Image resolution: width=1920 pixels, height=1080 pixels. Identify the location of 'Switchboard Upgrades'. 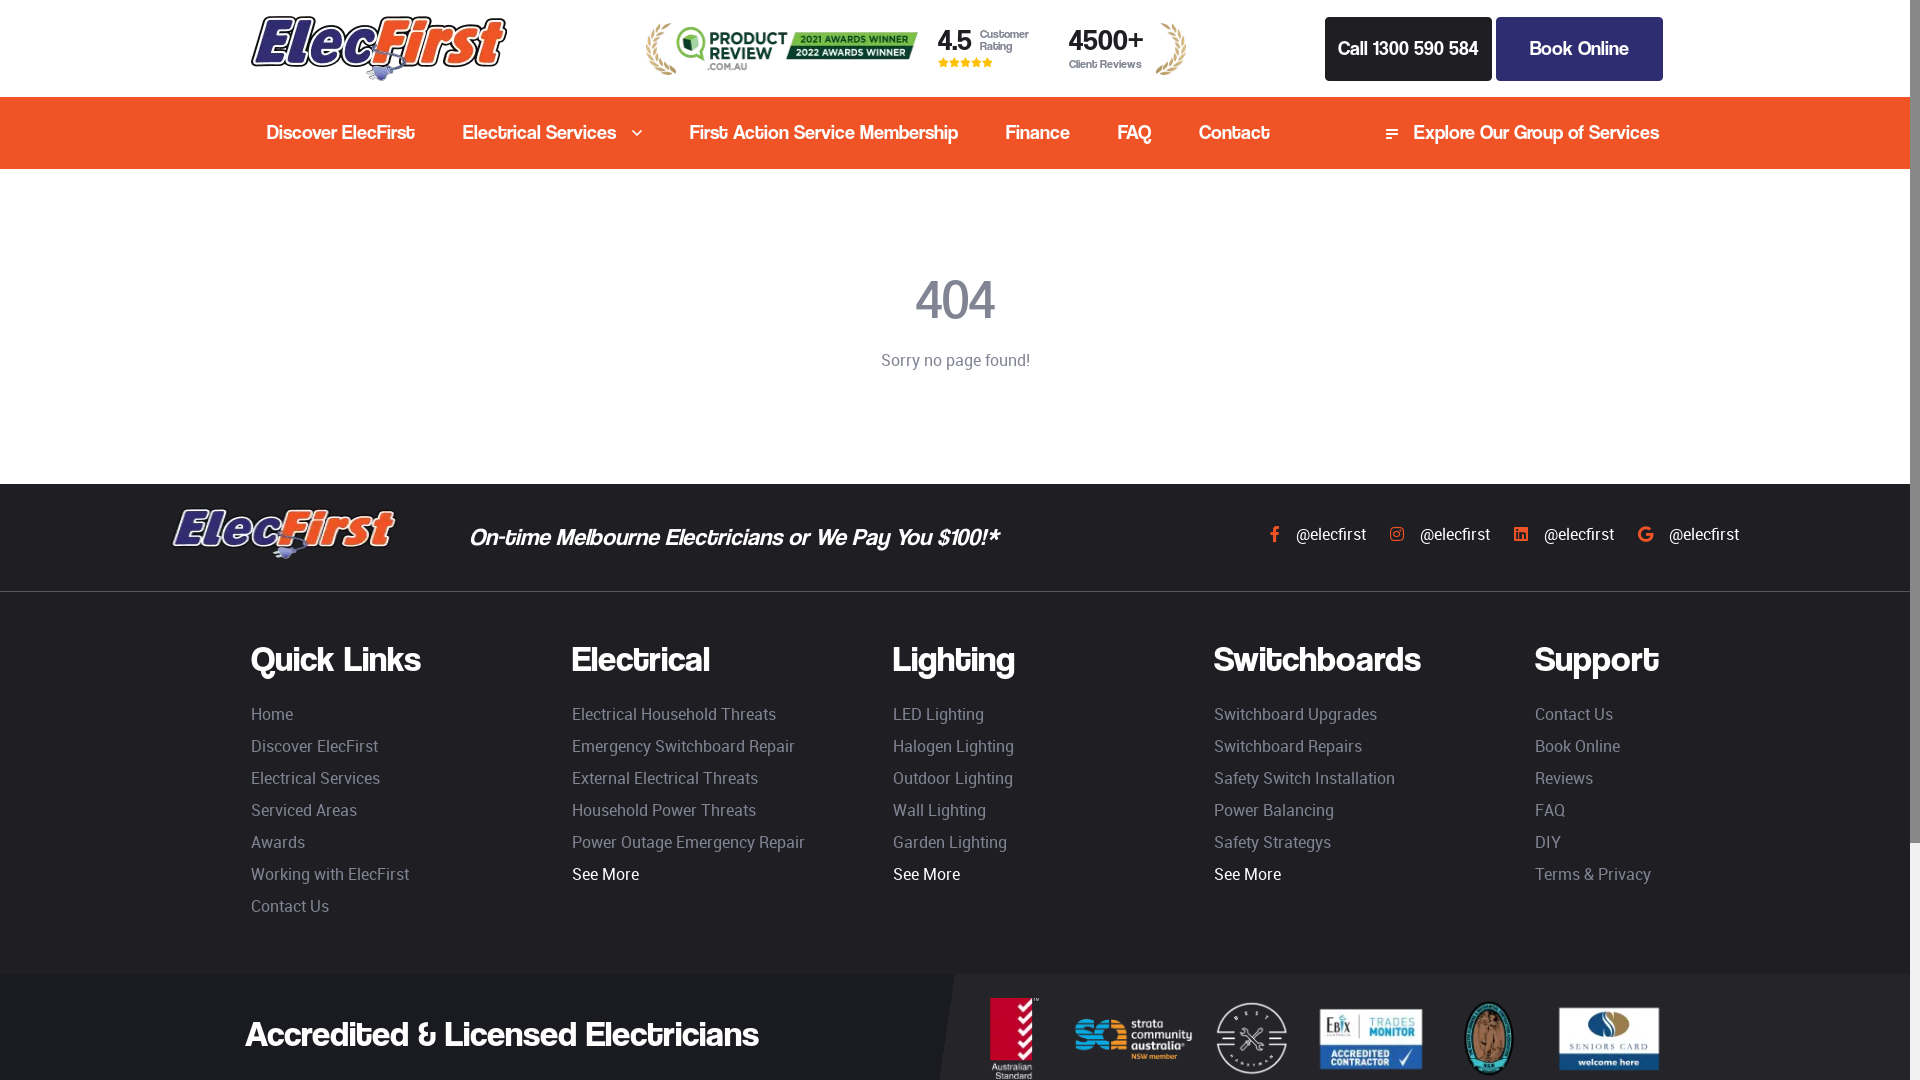
(1295, 712).